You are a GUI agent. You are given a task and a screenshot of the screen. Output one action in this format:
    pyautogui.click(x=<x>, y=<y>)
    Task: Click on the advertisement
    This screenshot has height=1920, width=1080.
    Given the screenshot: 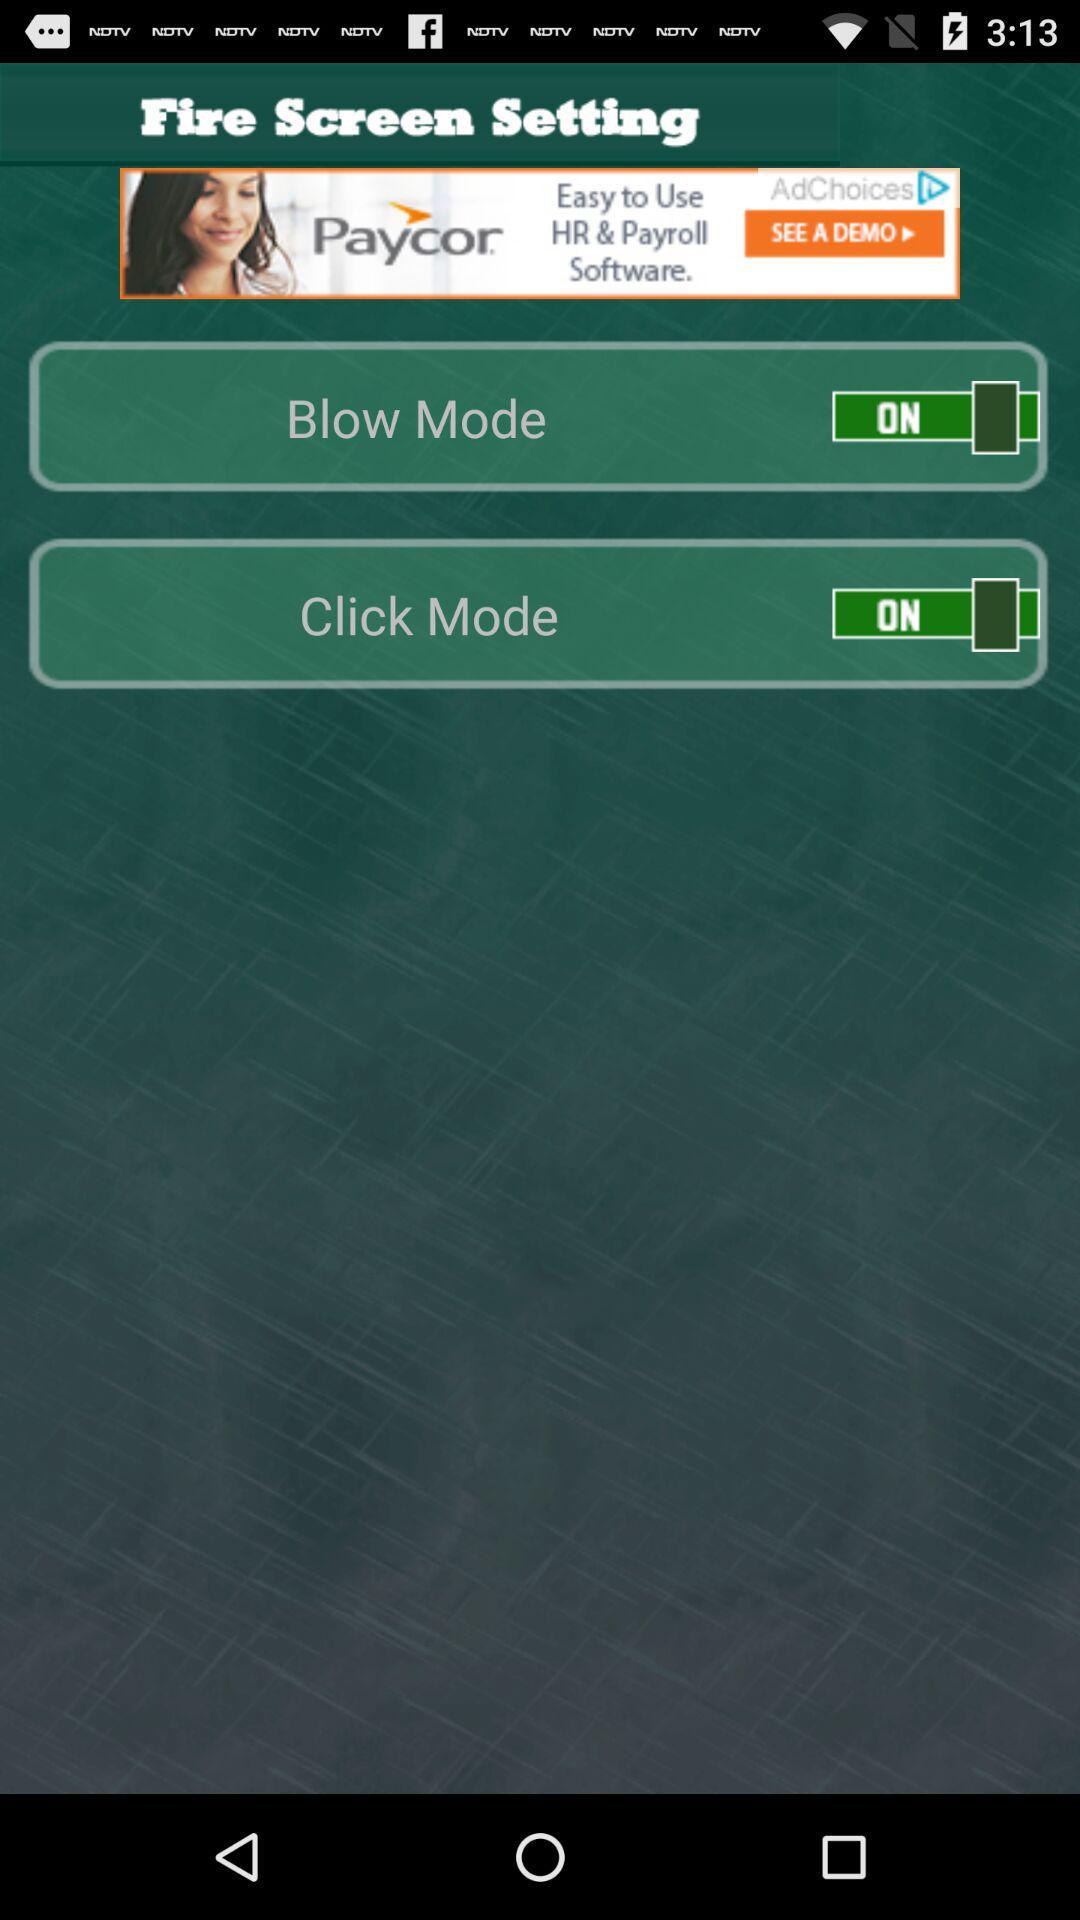 What is the action you would take?
    pyautogui.click(x=540, y=233)
    